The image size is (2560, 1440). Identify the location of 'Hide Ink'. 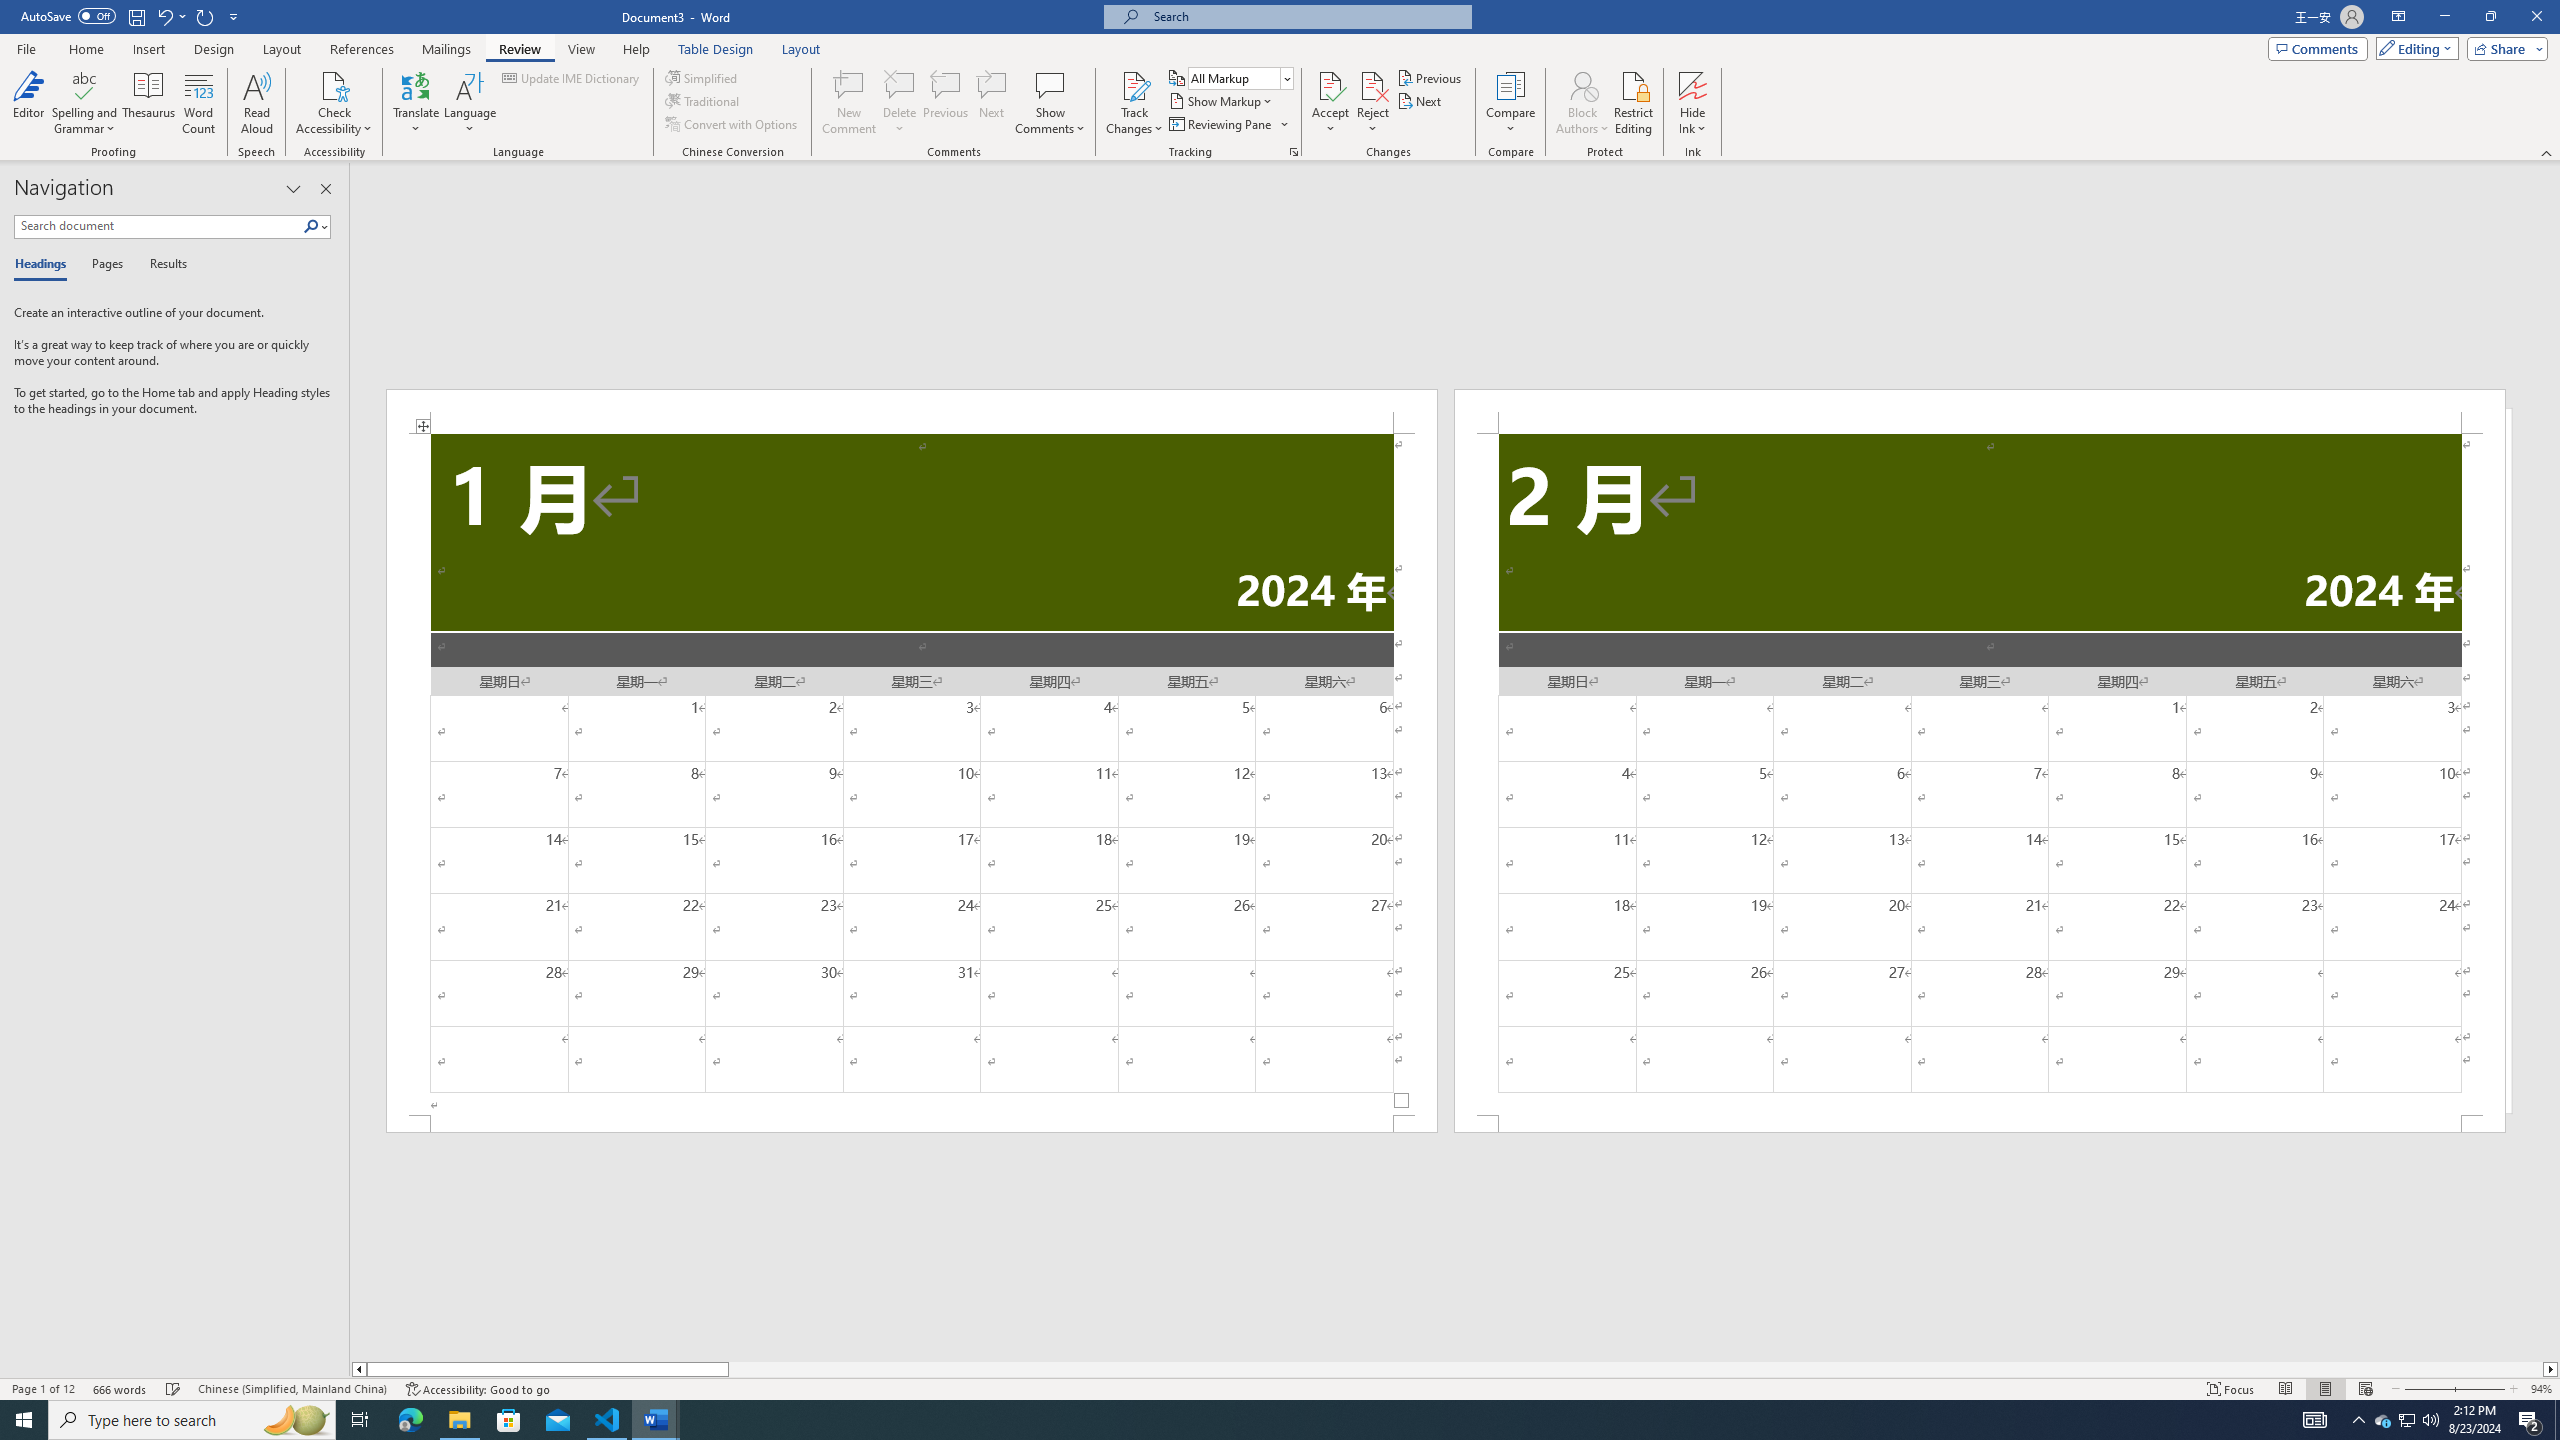
(1692, 84).